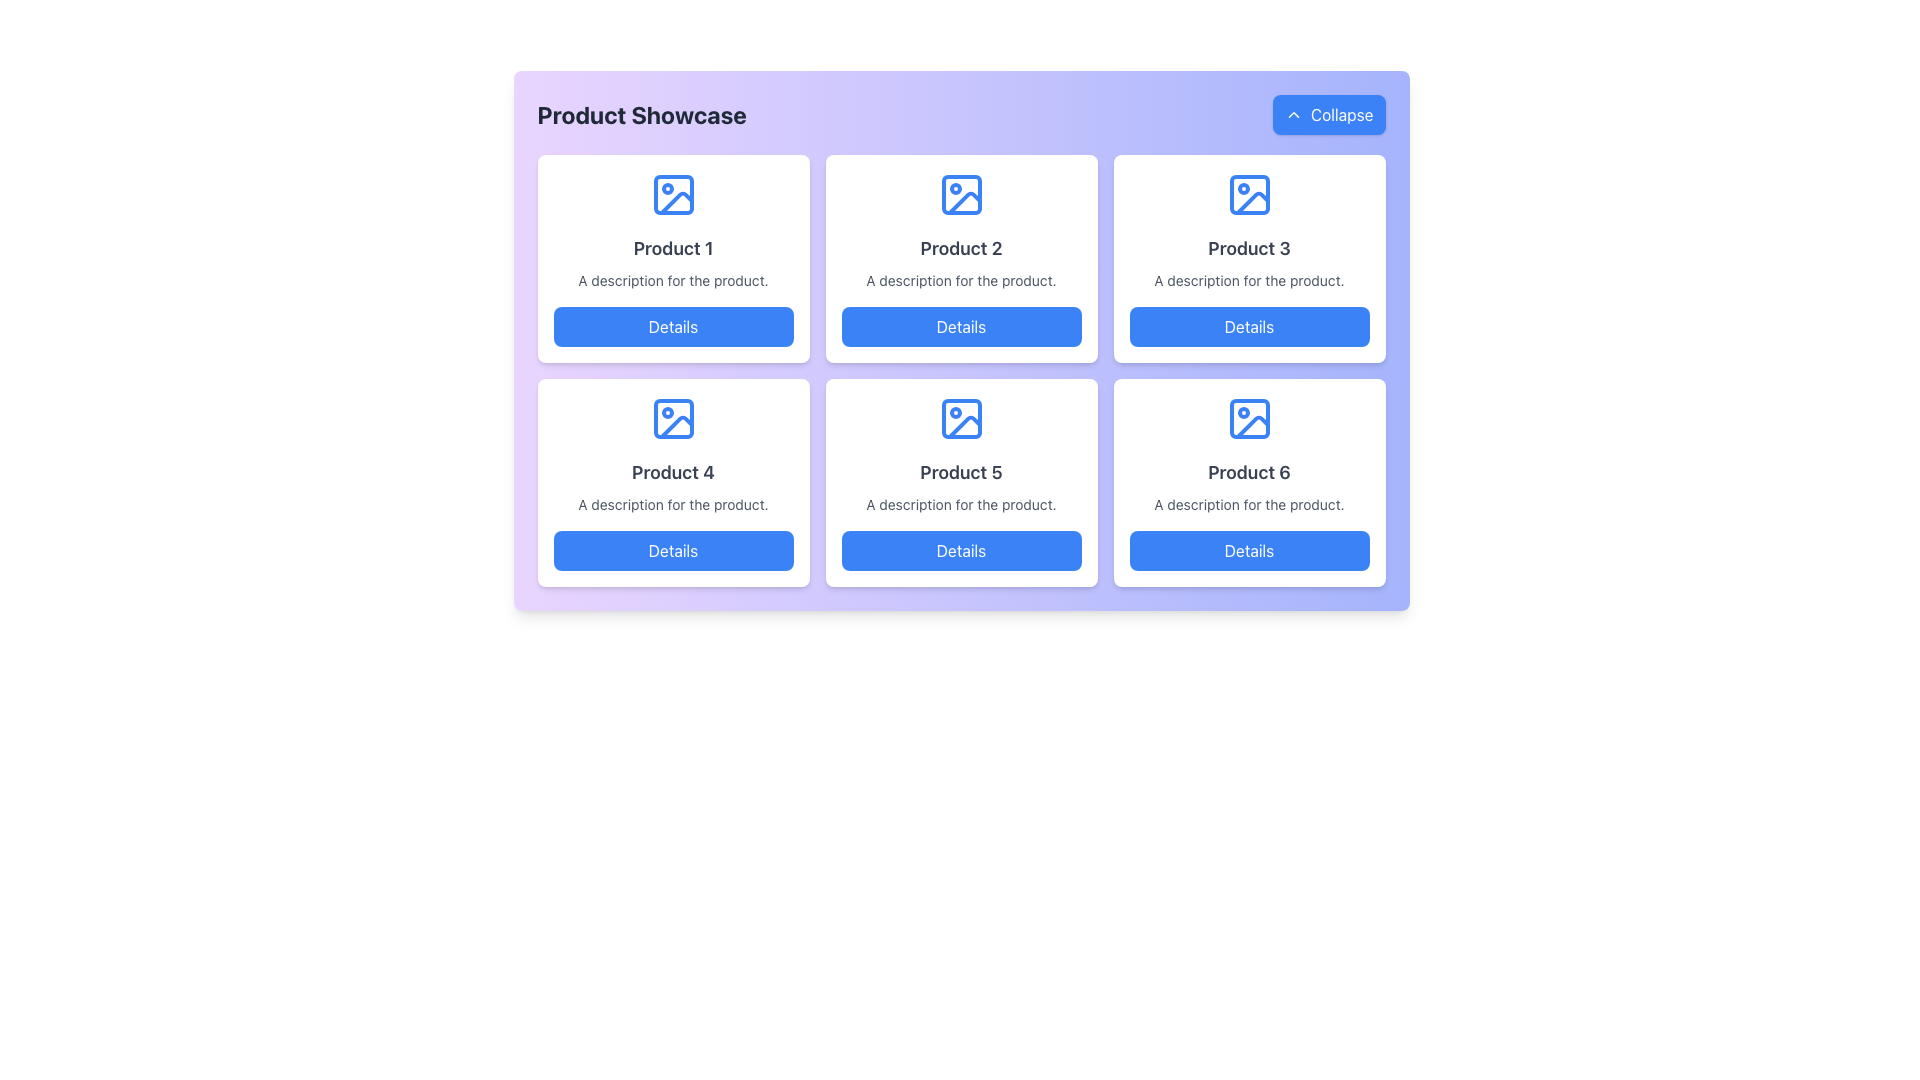  I want to click on the description text for 'Product 3', located below the title and above the 'Details' button, so click(1248, 281).